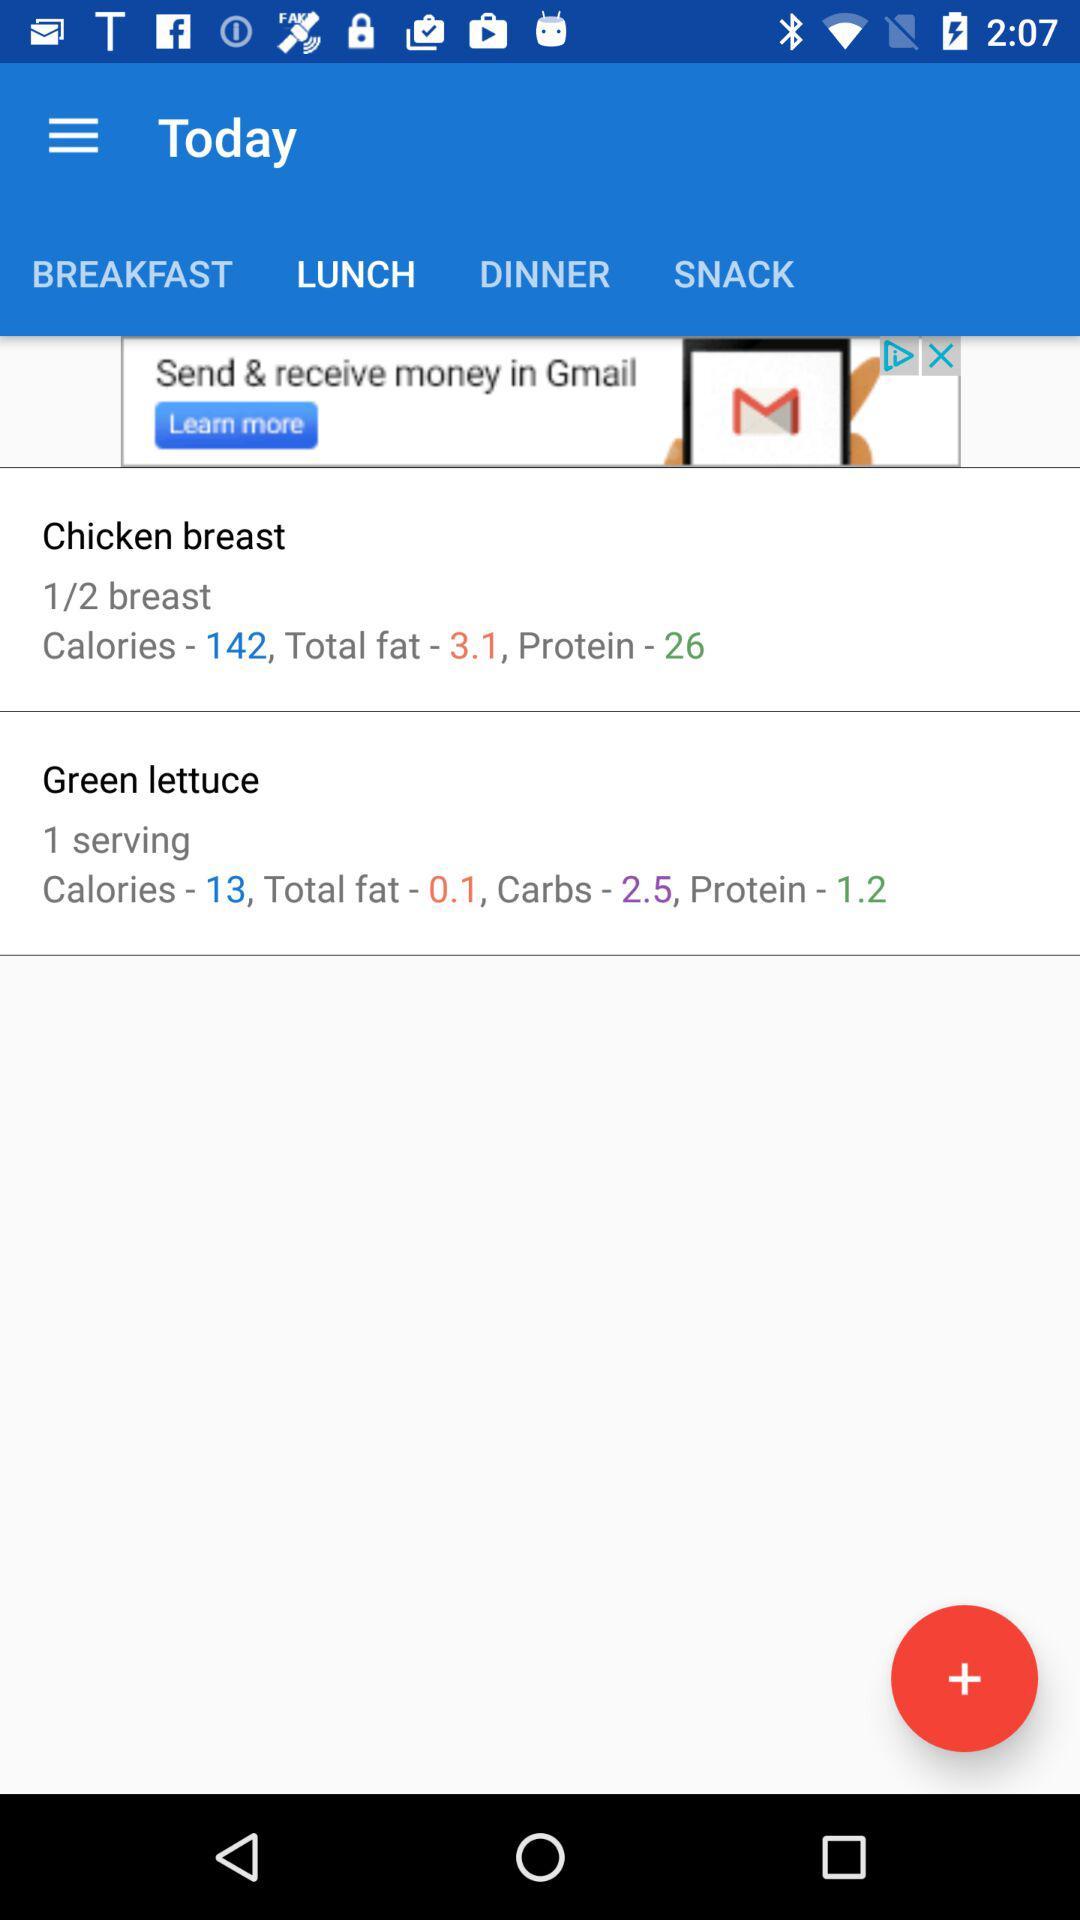 The width and height of the screenshot is (1080, 1920). I want to click on the add icon, so click(963, 1678).